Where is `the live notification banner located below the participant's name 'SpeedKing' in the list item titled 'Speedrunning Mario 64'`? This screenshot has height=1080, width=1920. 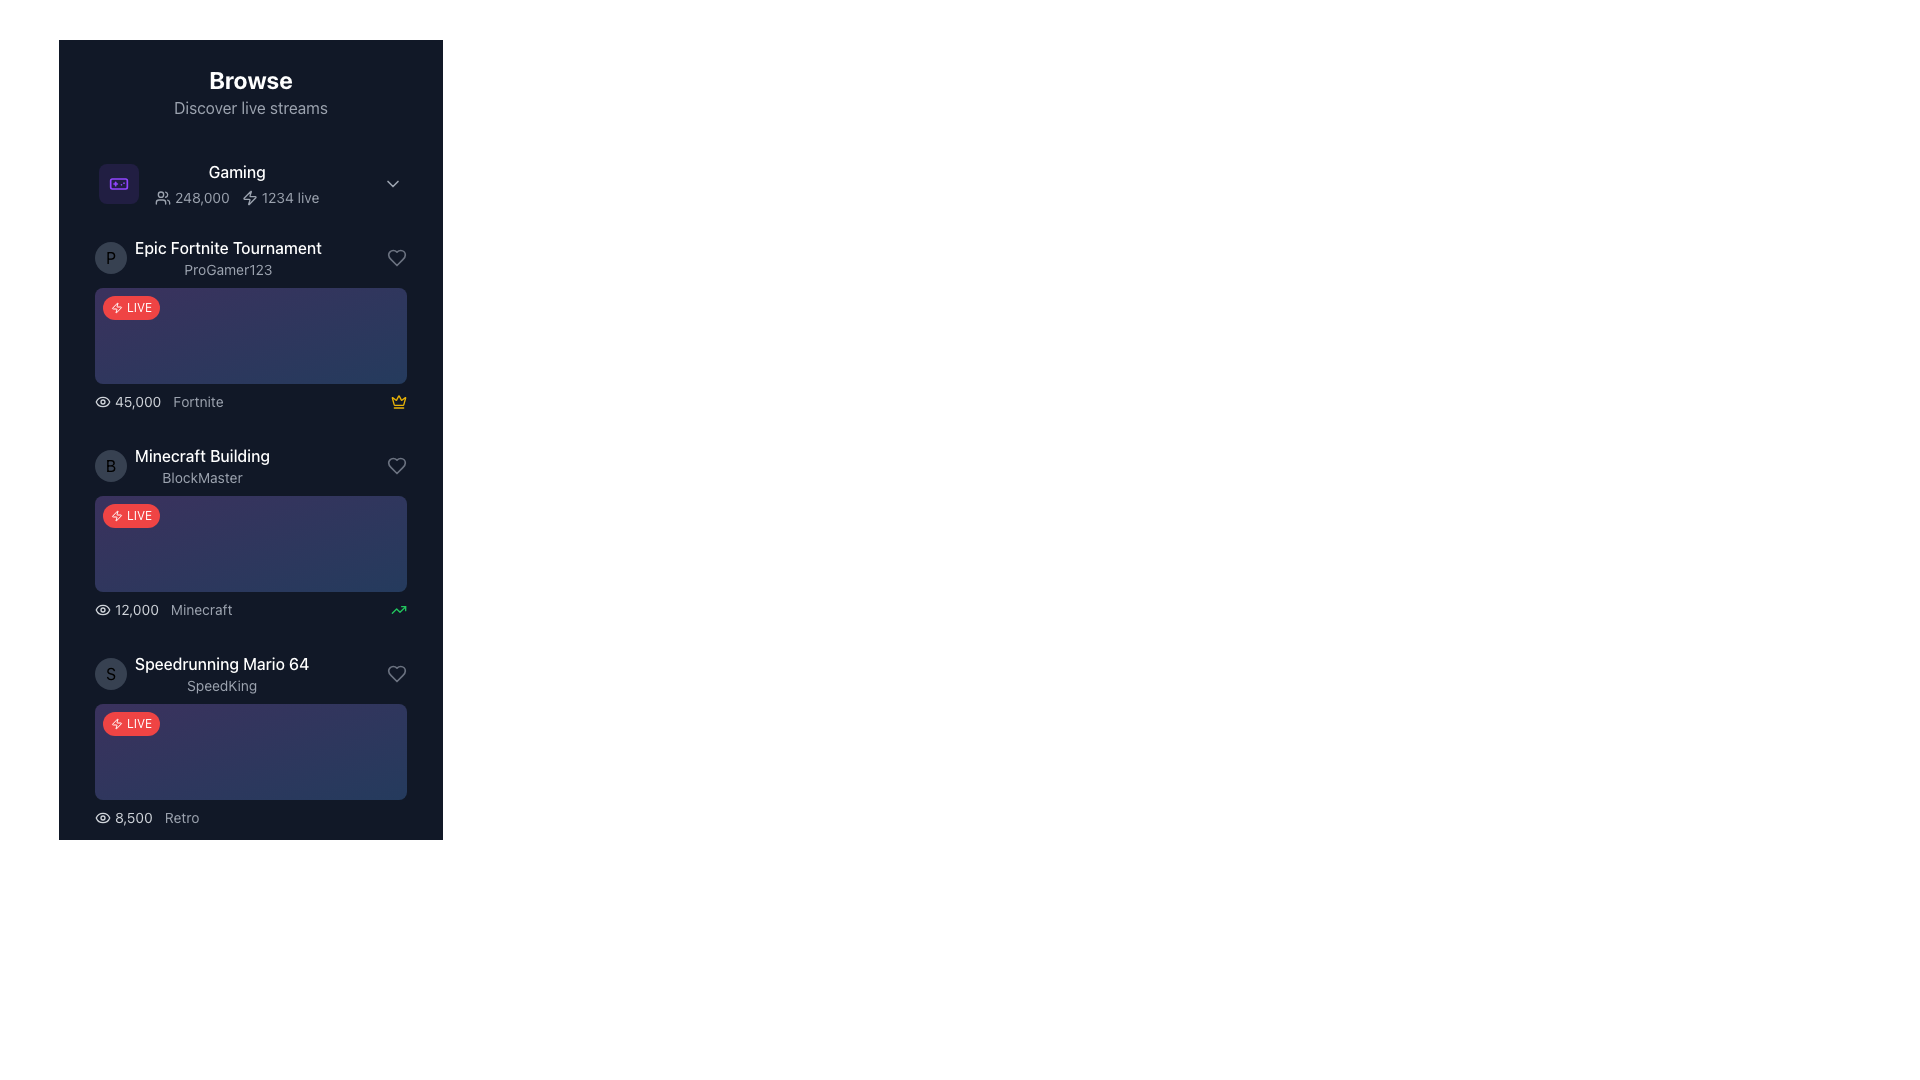 the live notification banner located below the participant's name 'SpeedKing' in the list item titled 'Speedrunning Mario 64' is located at coordinates (249, 752).